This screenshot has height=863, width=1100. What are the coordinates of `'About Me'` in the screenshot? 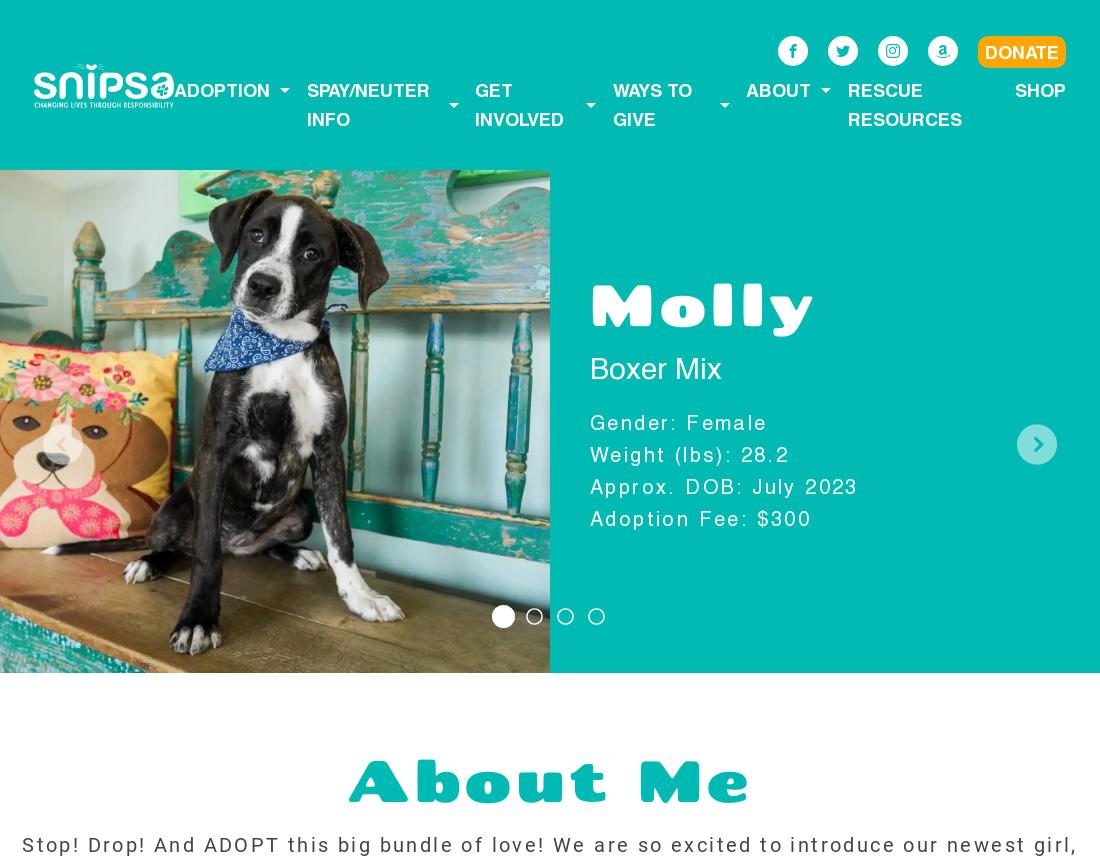 It's located at (549, 778).